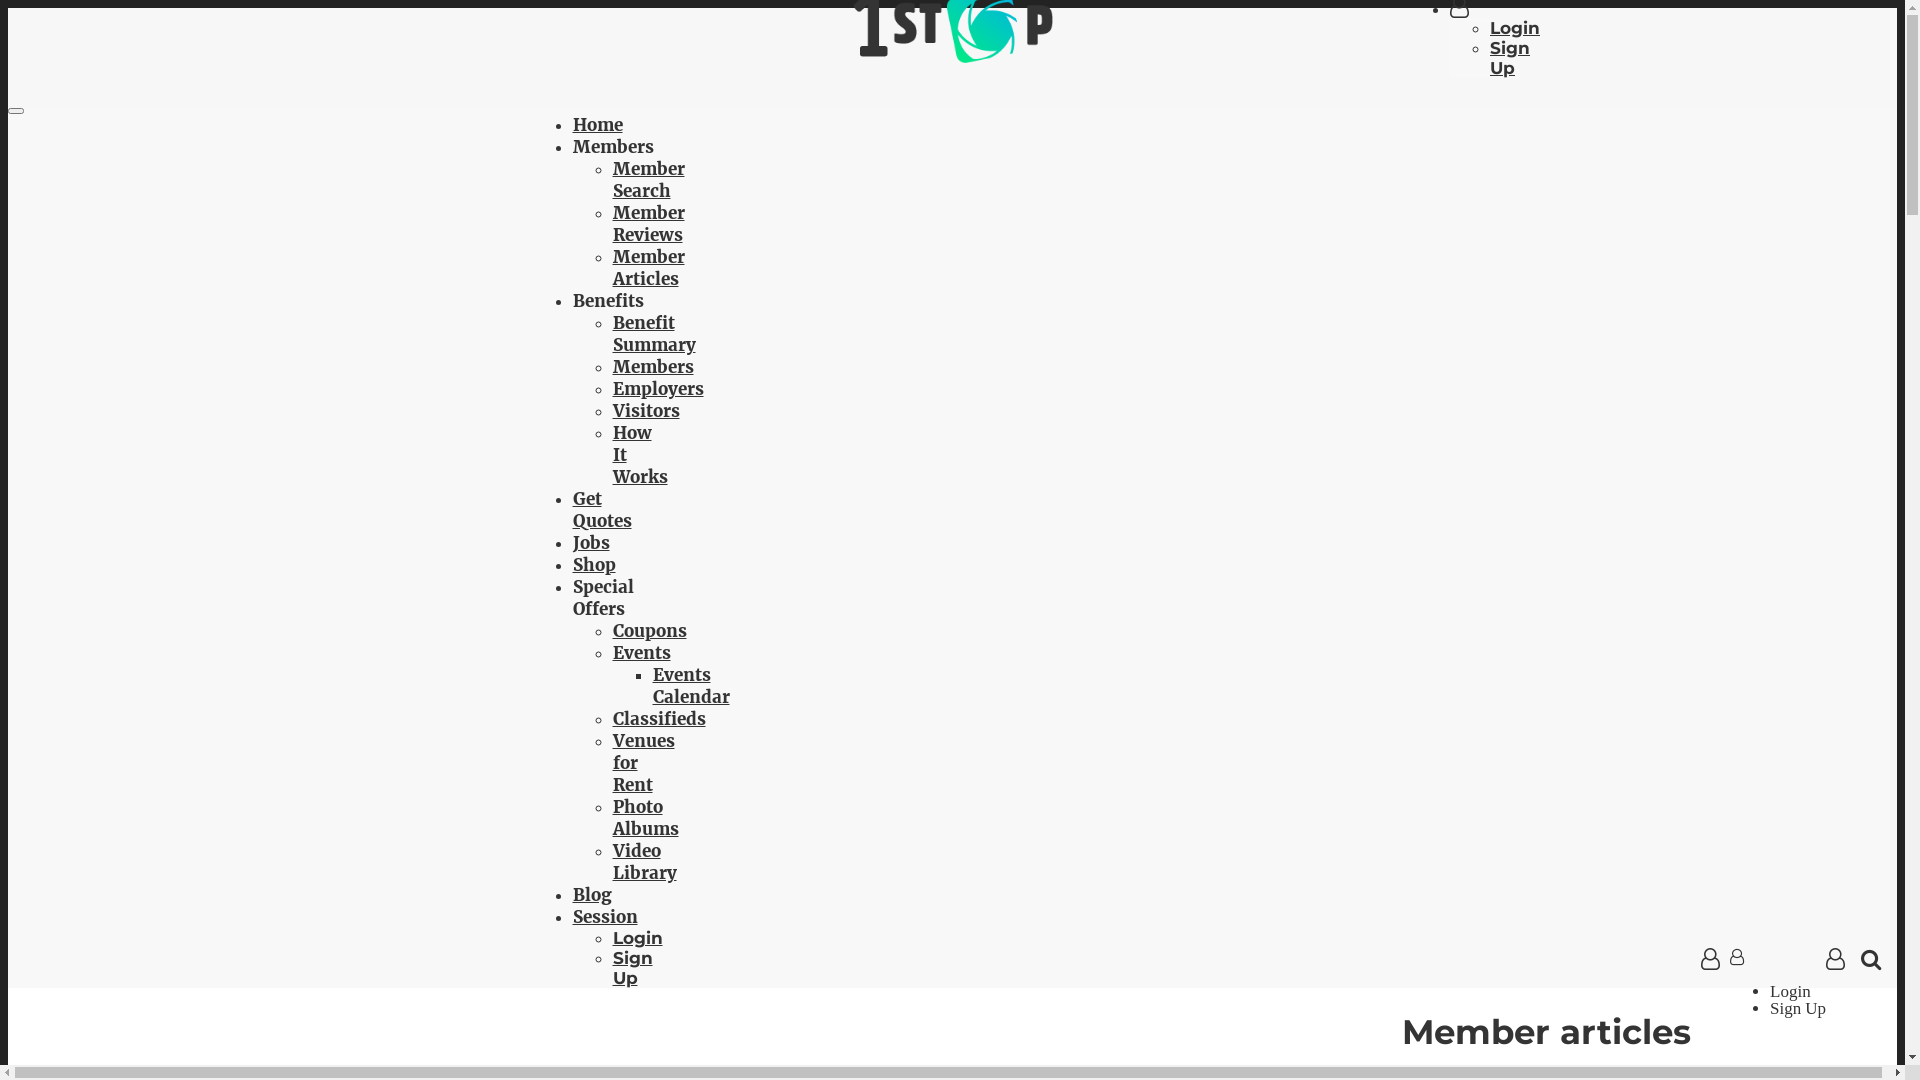  I want to click on '1STOP-PHOTOGRAPHY', so click(950, 56).